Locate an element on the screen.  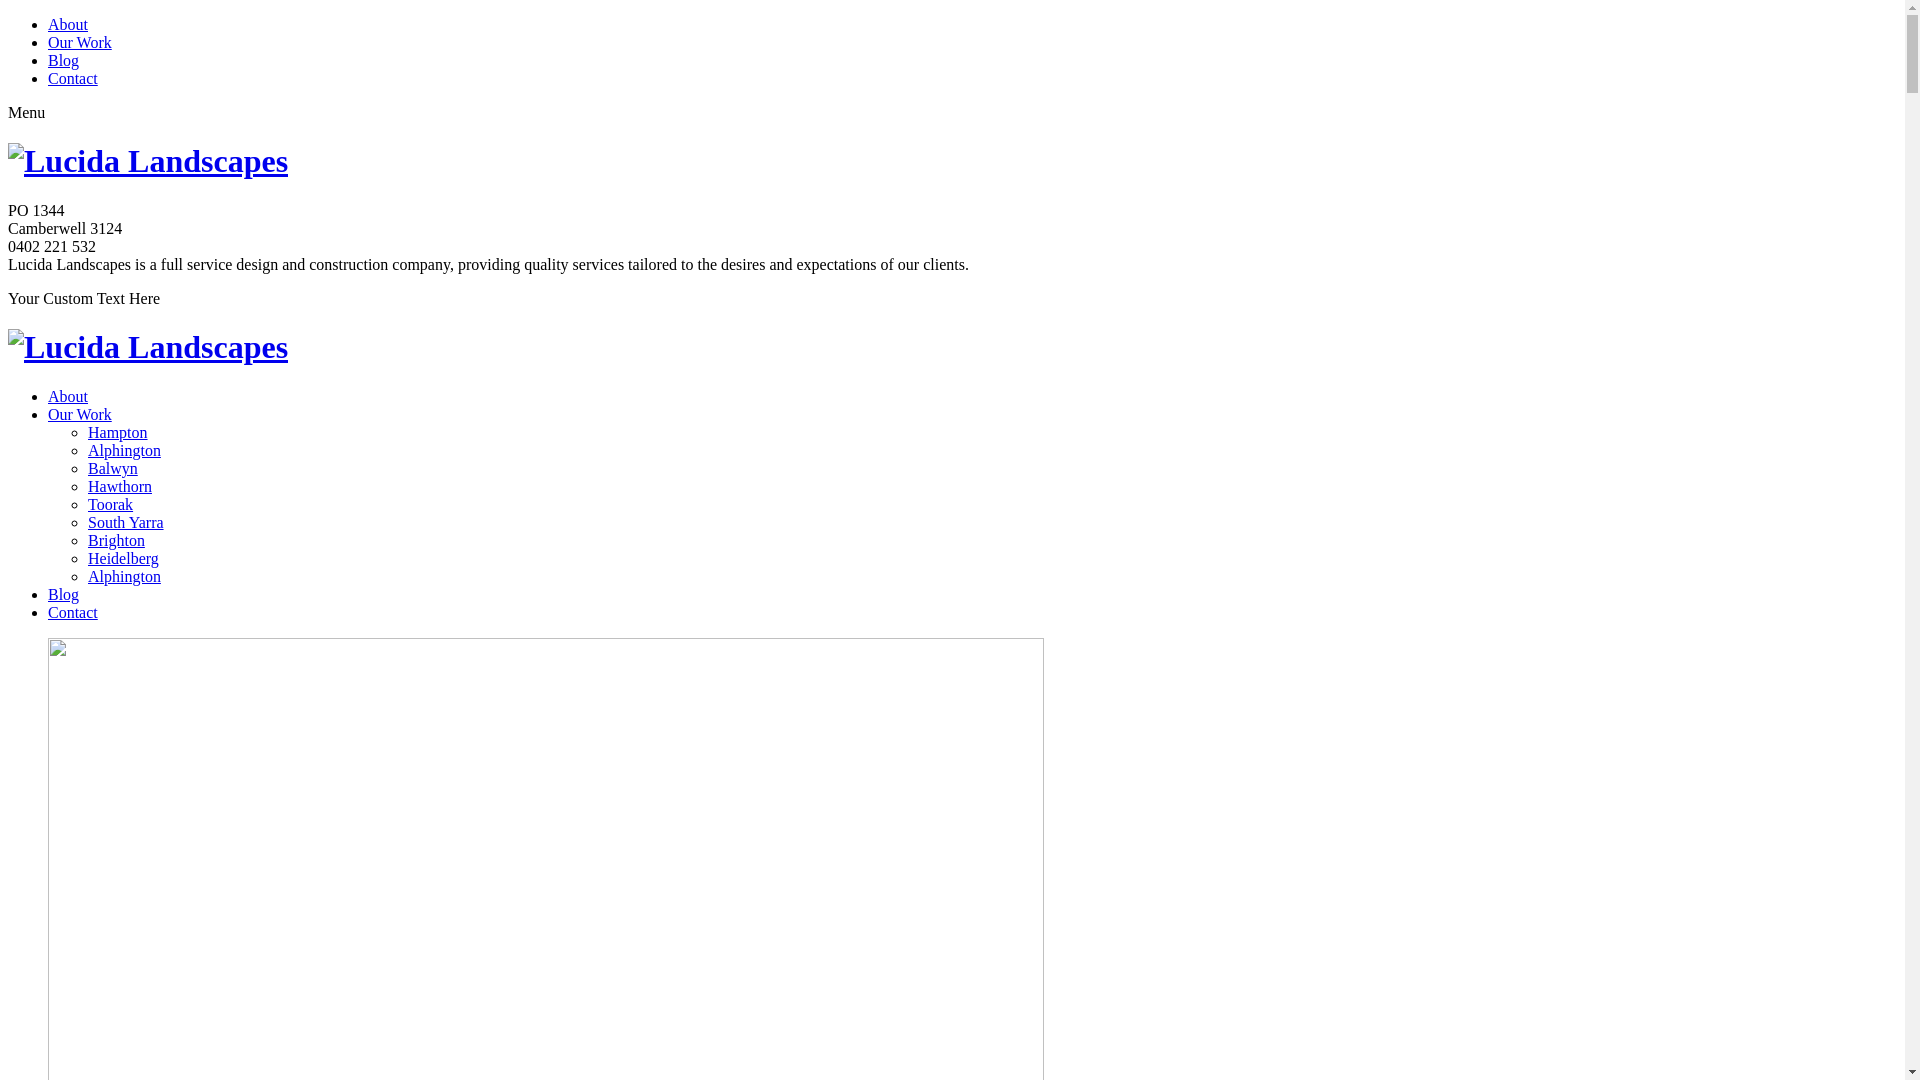
'Our Work' is located at coordinates (80, 42).